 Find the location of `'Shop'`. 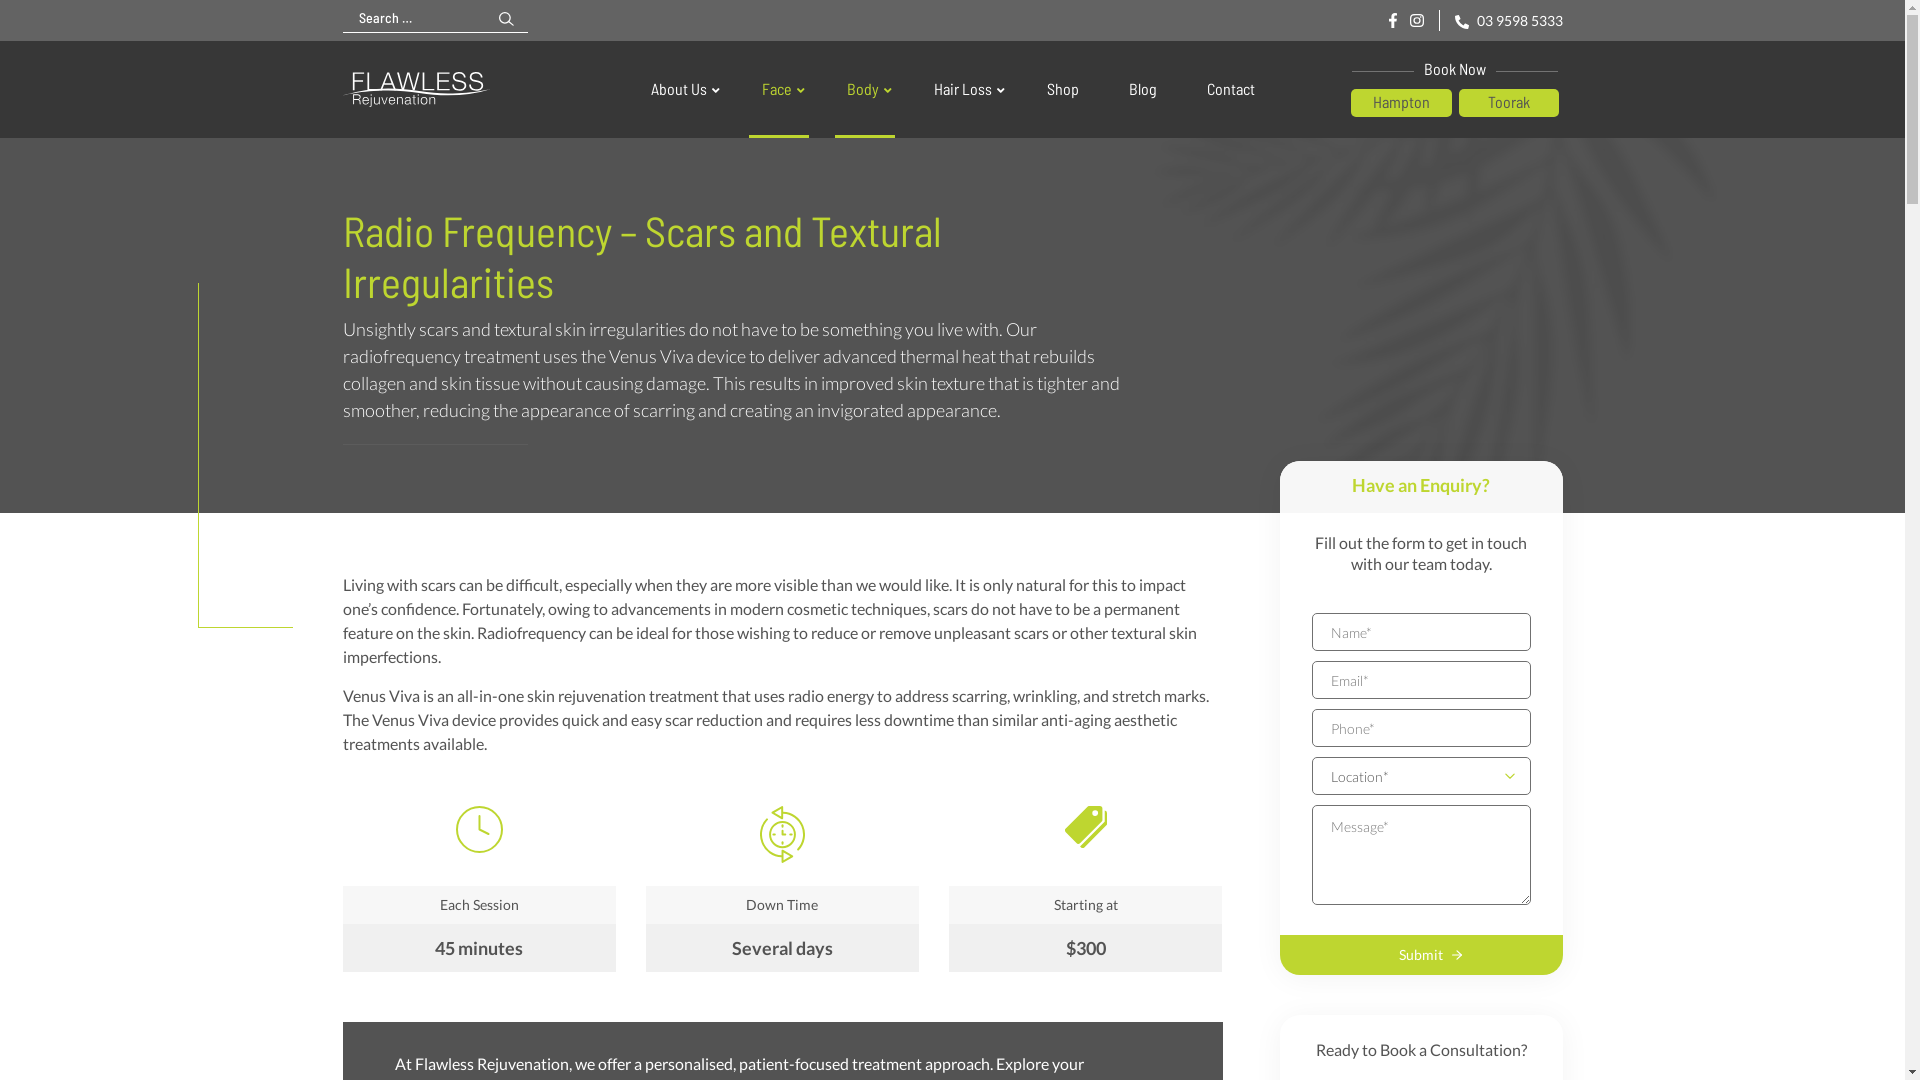

'Shop' is located at coordinates (1060, 88).